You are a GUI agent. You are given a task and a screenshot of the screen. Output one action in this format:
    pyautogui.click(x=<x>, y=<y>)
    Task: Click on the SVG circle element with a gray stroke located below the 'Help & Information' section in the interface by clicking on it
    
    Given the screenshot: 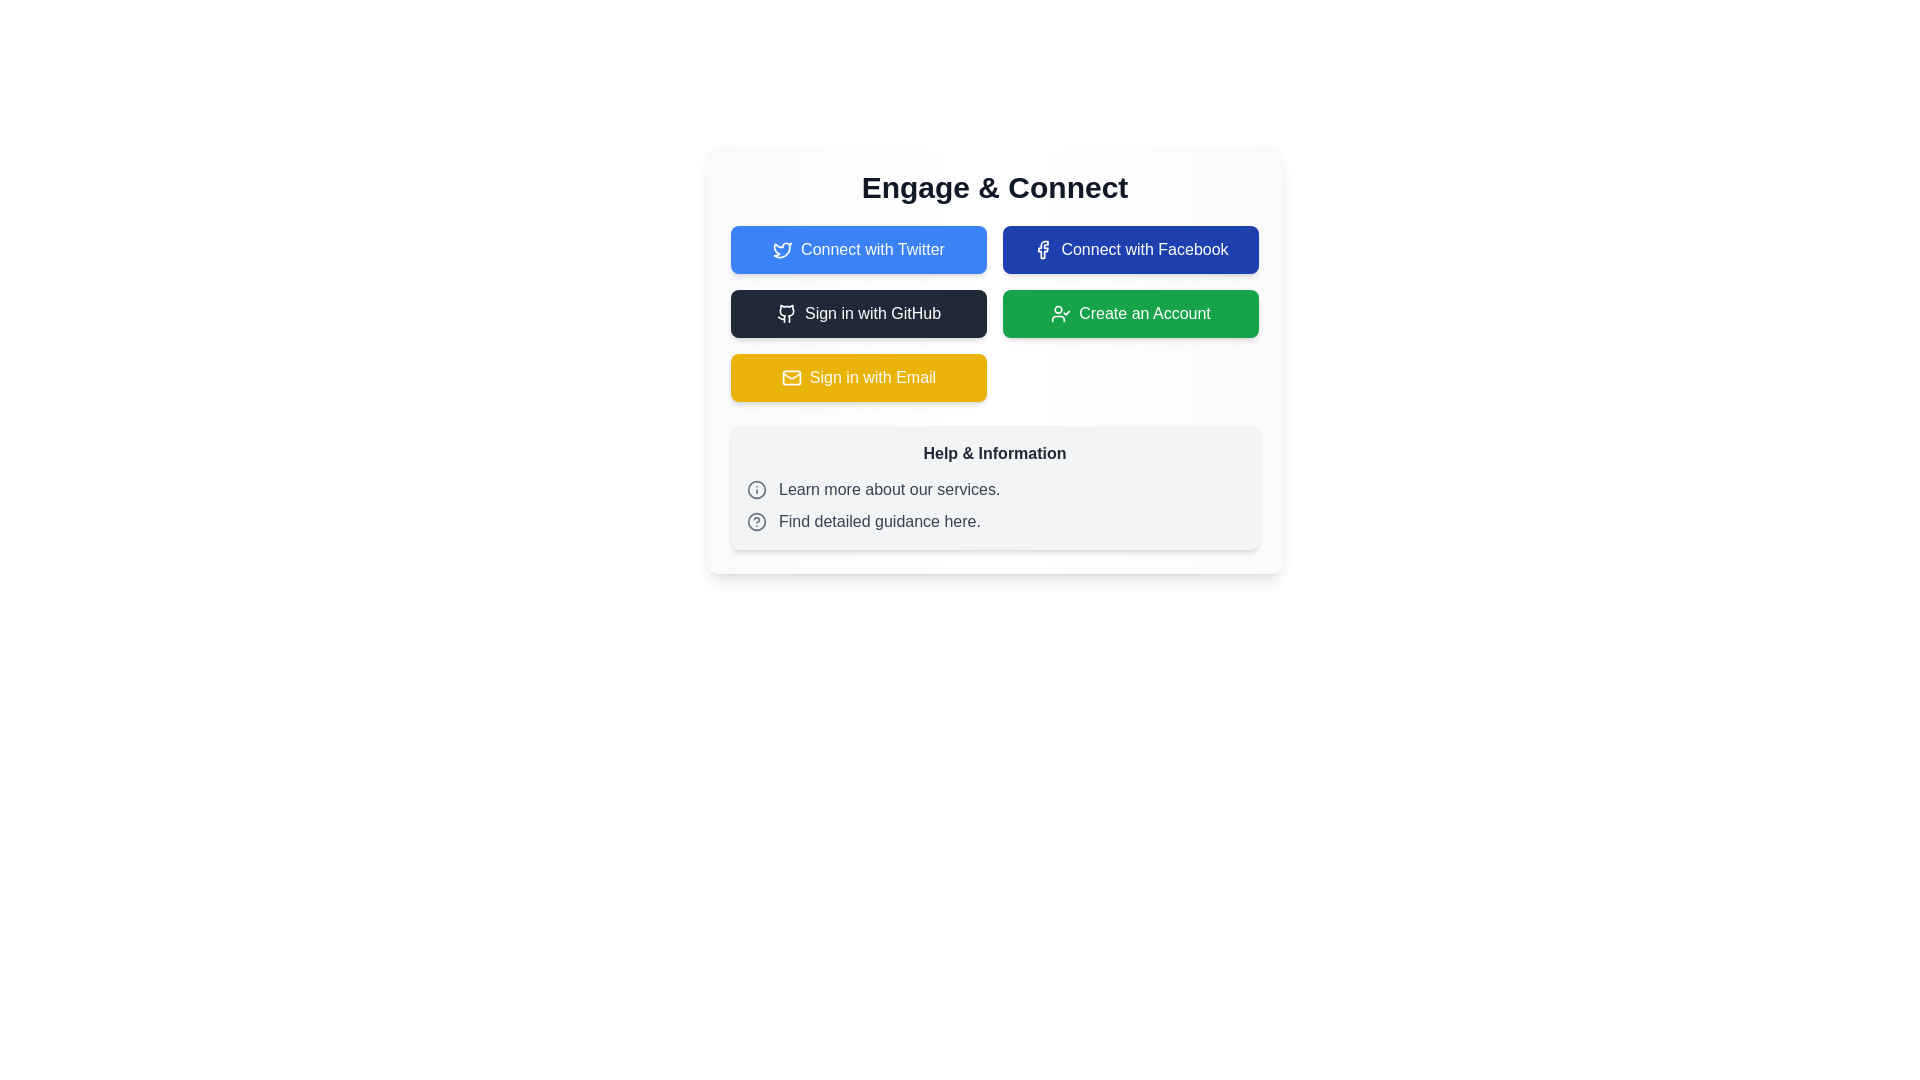 What is the action you would take?
    pyautogui.click(x=756, y=489)
    